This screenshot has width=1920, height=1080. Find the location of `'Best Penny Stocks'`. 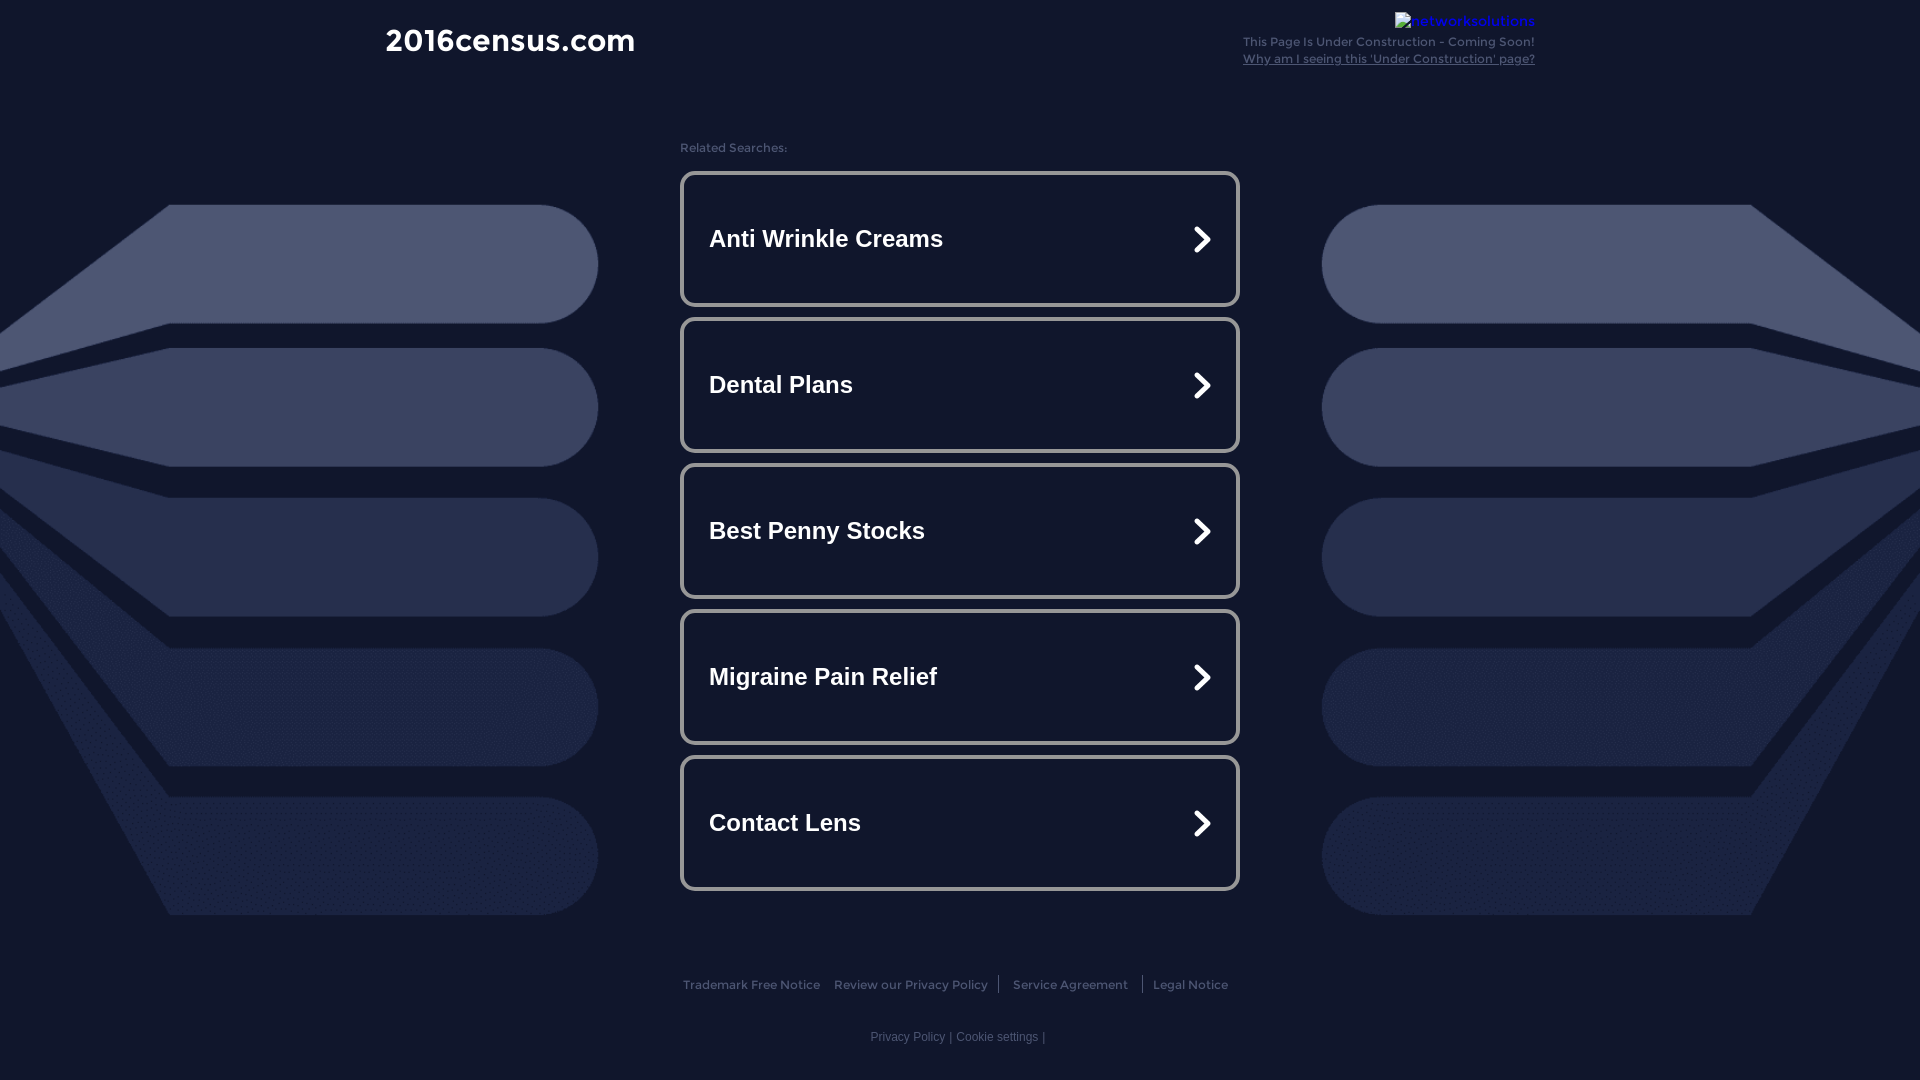

'Best Penny Stocks' is located at coordinates (960, 530).